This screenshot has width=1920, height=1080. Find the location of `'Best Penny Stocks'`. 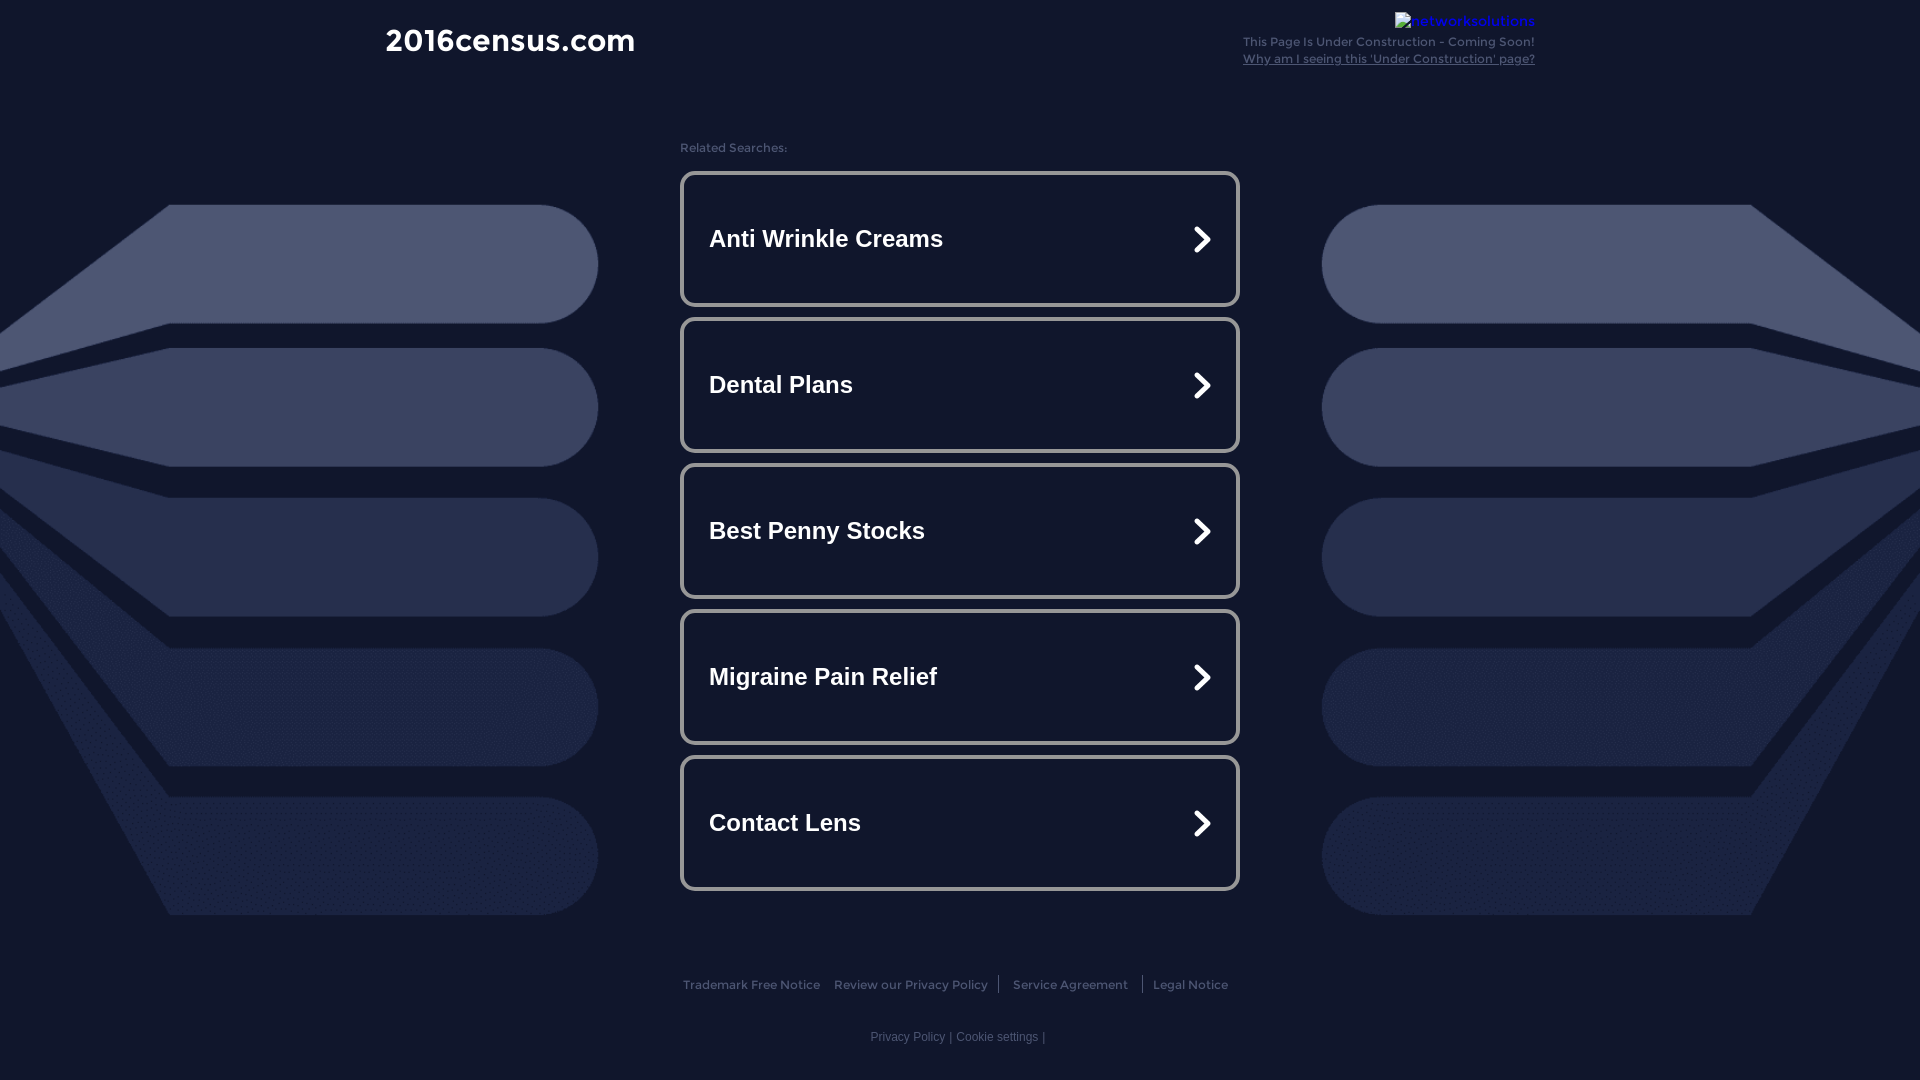

'Best Penny Stocks' is located at coordinates (960, 530).